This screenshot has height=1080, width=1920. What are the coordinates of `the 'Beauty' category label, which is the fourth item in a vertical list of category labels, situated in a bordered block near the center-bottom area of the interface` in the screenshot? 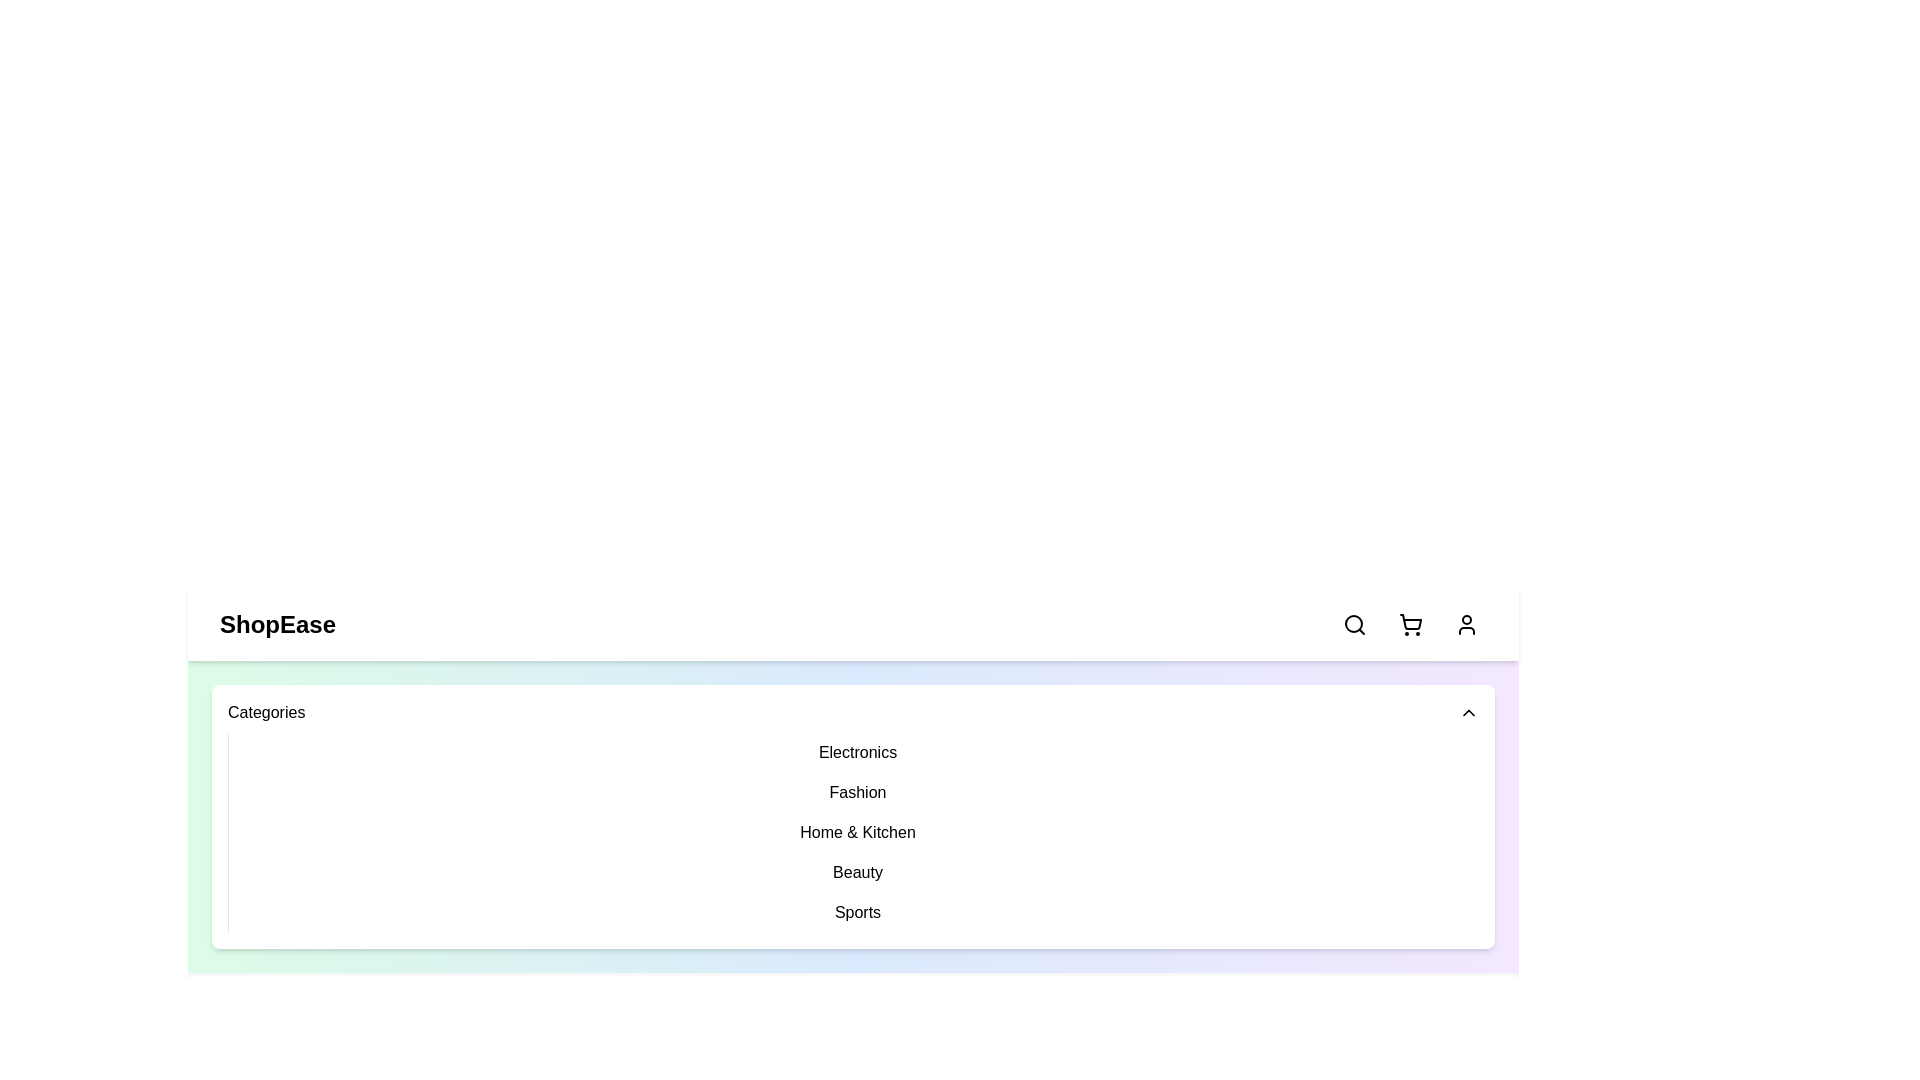 It's located at (858, 871).